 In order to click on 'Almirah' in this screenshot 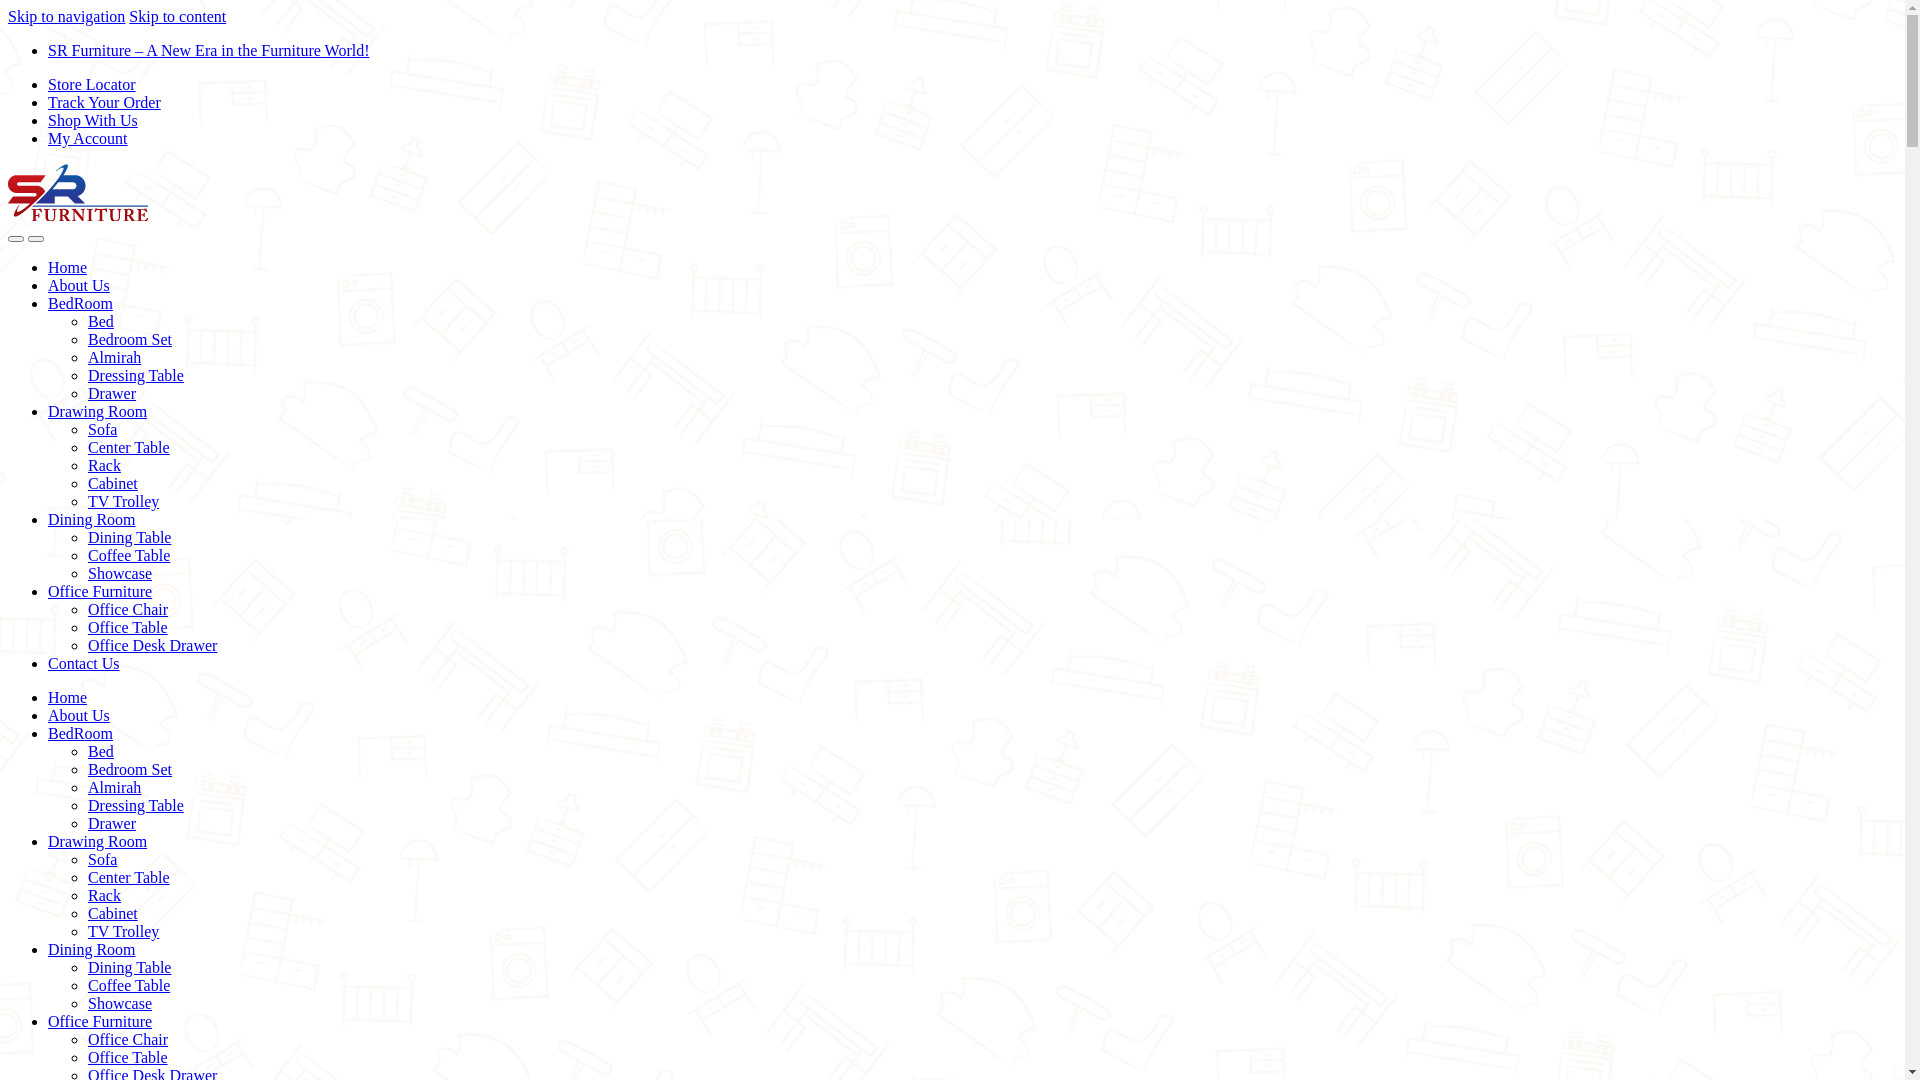, I will do `click(113, 786)`.